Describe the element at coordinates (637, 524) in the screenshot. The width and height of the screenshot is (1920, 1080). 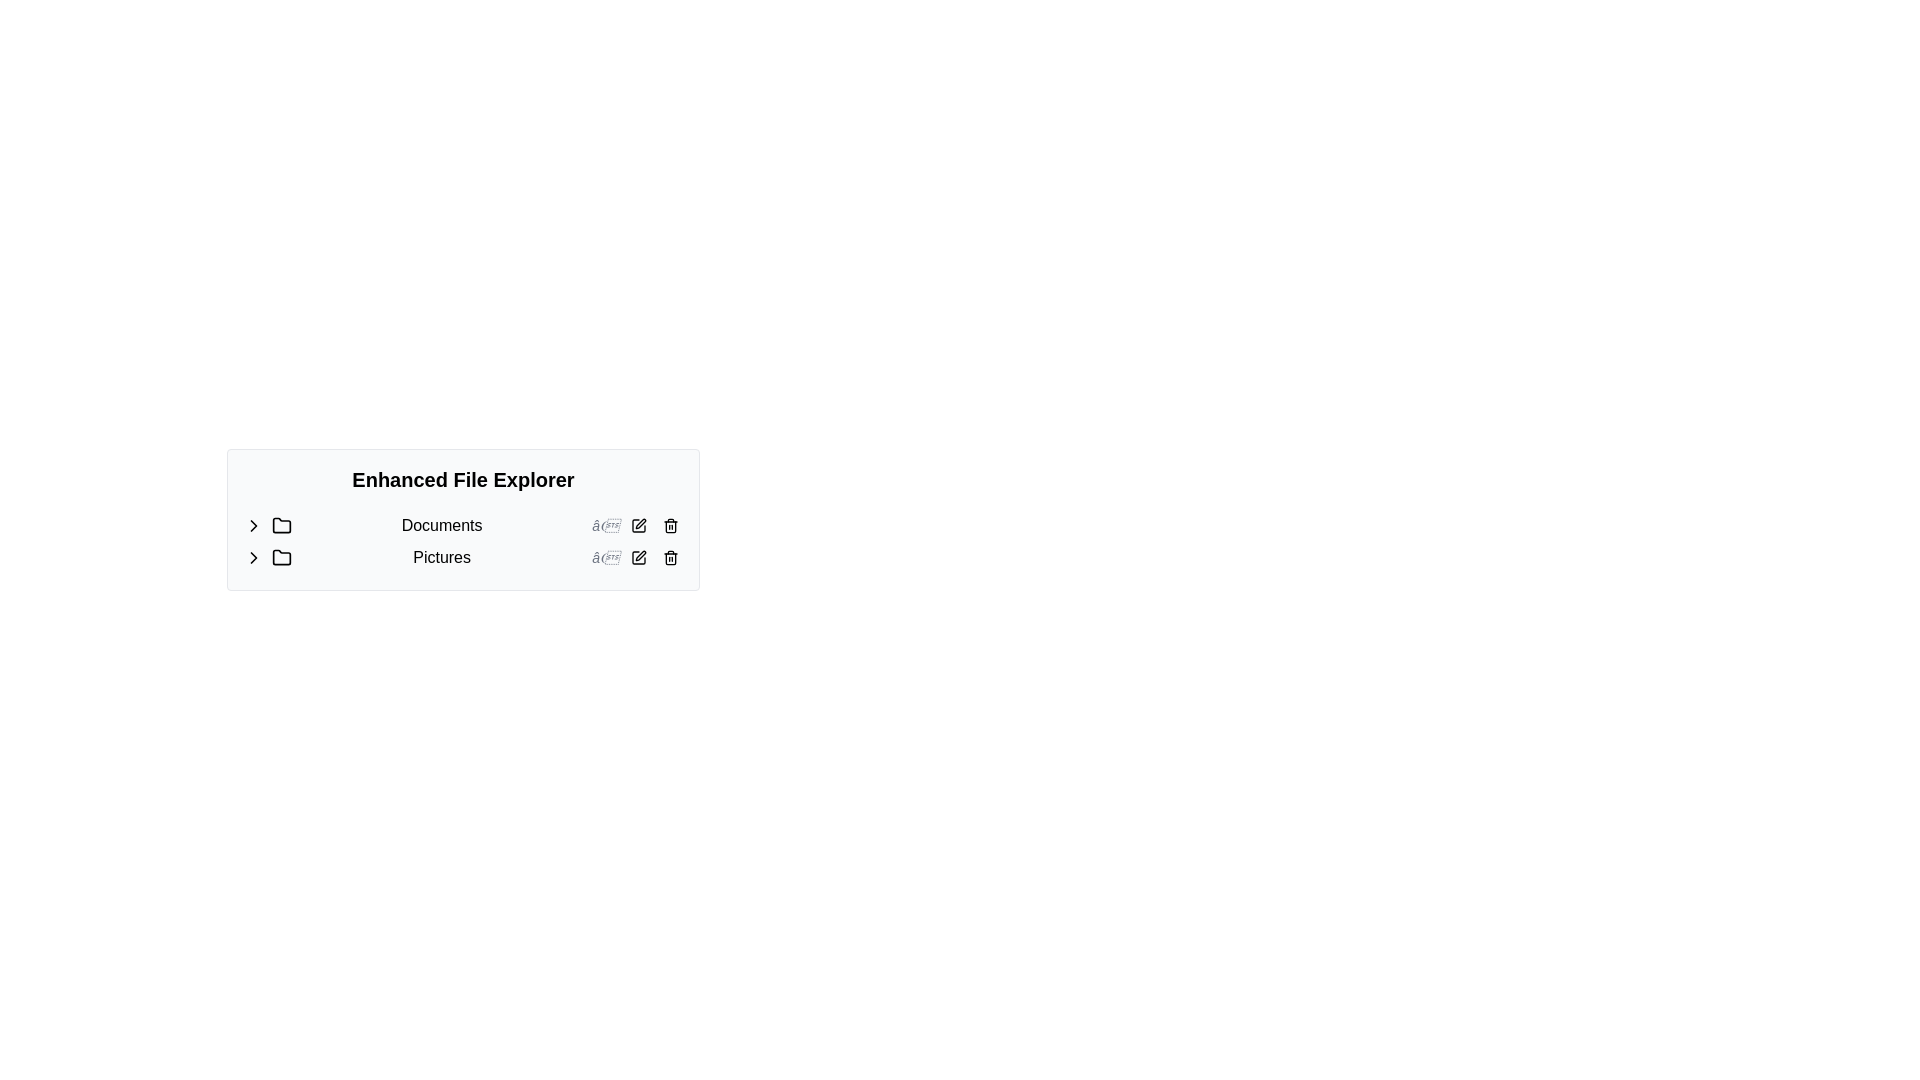
I see `the document icon, a square with a border and a cut-off bottom-left corner, located in the 'Documents' section of the file explorer` at that location.